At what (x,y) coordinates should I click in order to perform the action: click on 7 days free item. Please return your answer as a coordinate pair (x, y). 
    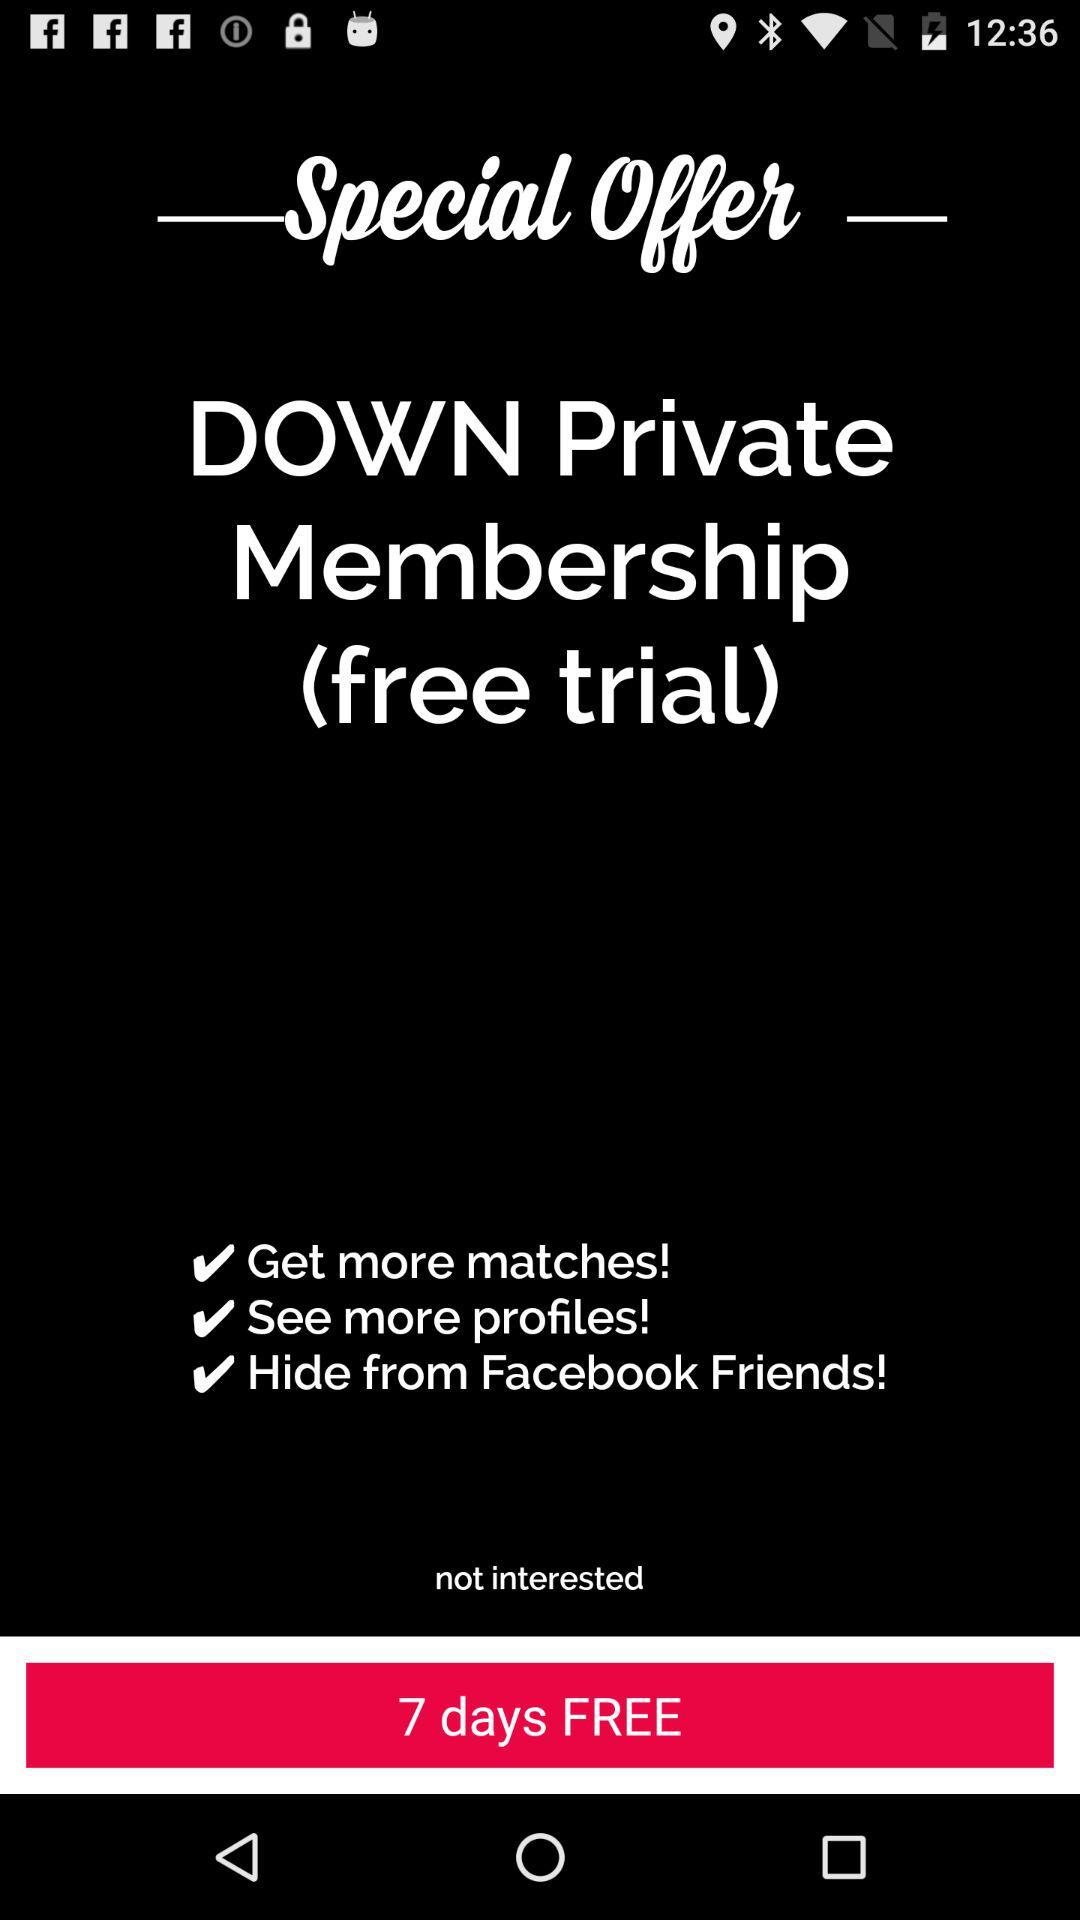
    Looking at the image, I should click on (540, 1714).